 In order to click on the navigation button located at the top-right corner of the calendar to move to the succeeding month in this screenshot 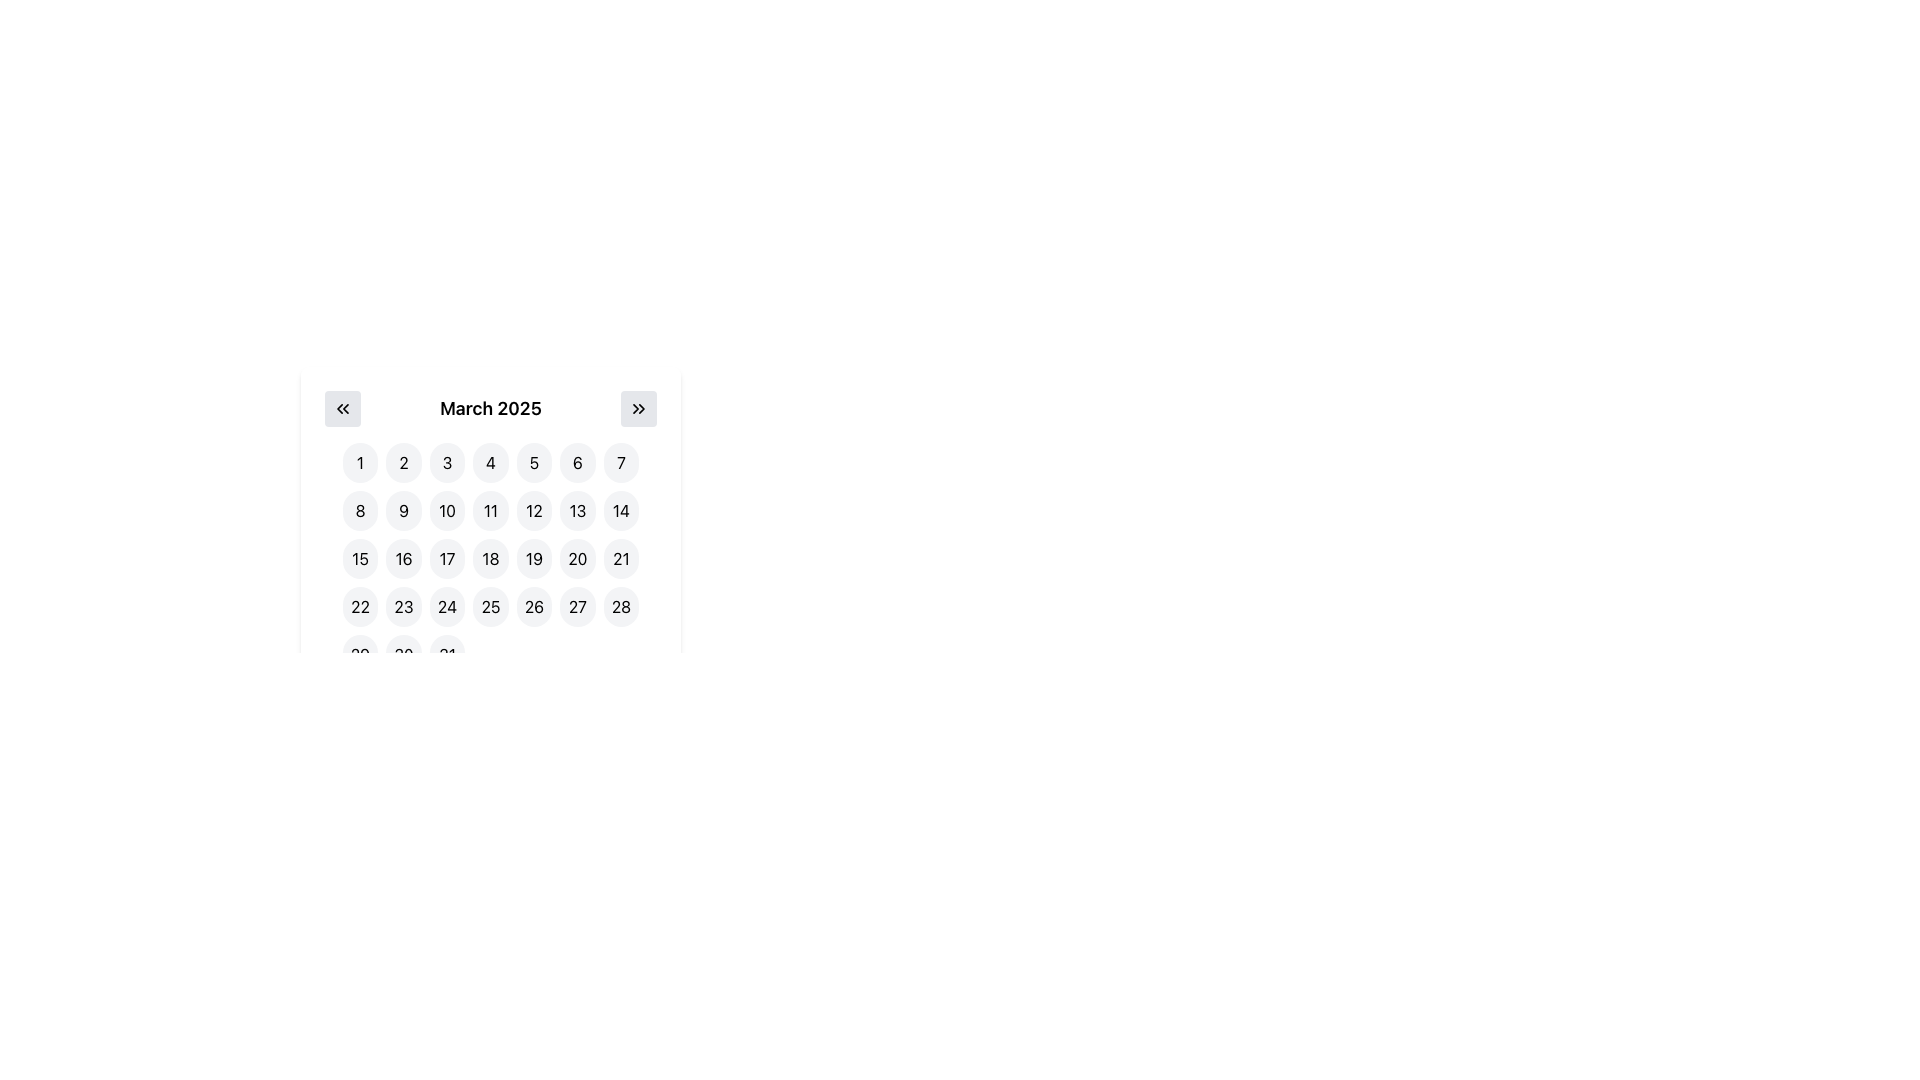, I will do `click(637, 407)`.